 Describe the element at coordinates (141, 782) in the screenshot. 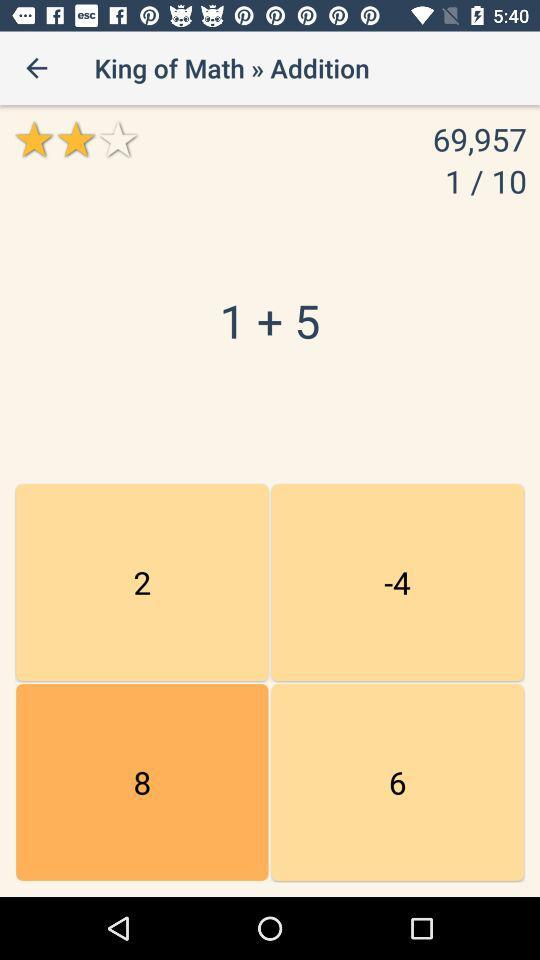

I see `the 19` at that location.